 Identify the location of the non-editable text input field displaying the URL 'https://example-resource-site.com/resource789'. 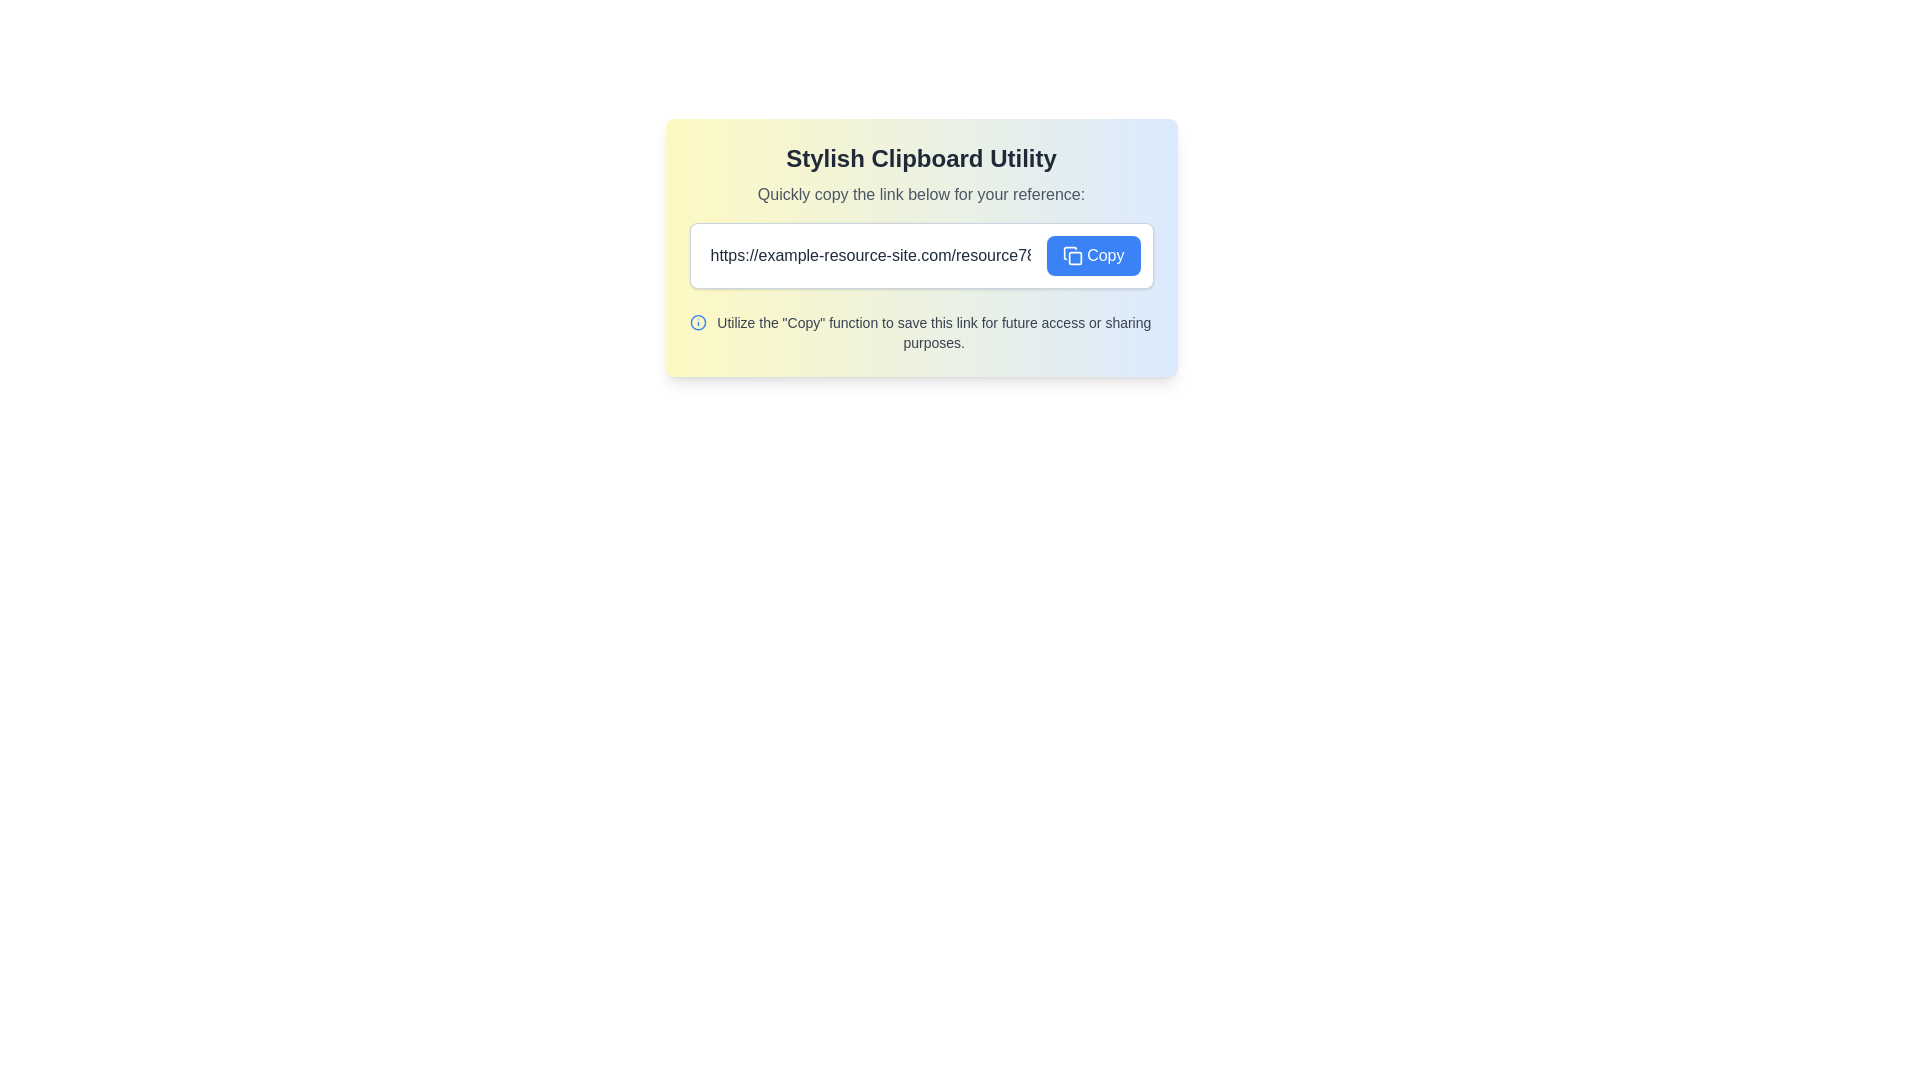
(870, 254).